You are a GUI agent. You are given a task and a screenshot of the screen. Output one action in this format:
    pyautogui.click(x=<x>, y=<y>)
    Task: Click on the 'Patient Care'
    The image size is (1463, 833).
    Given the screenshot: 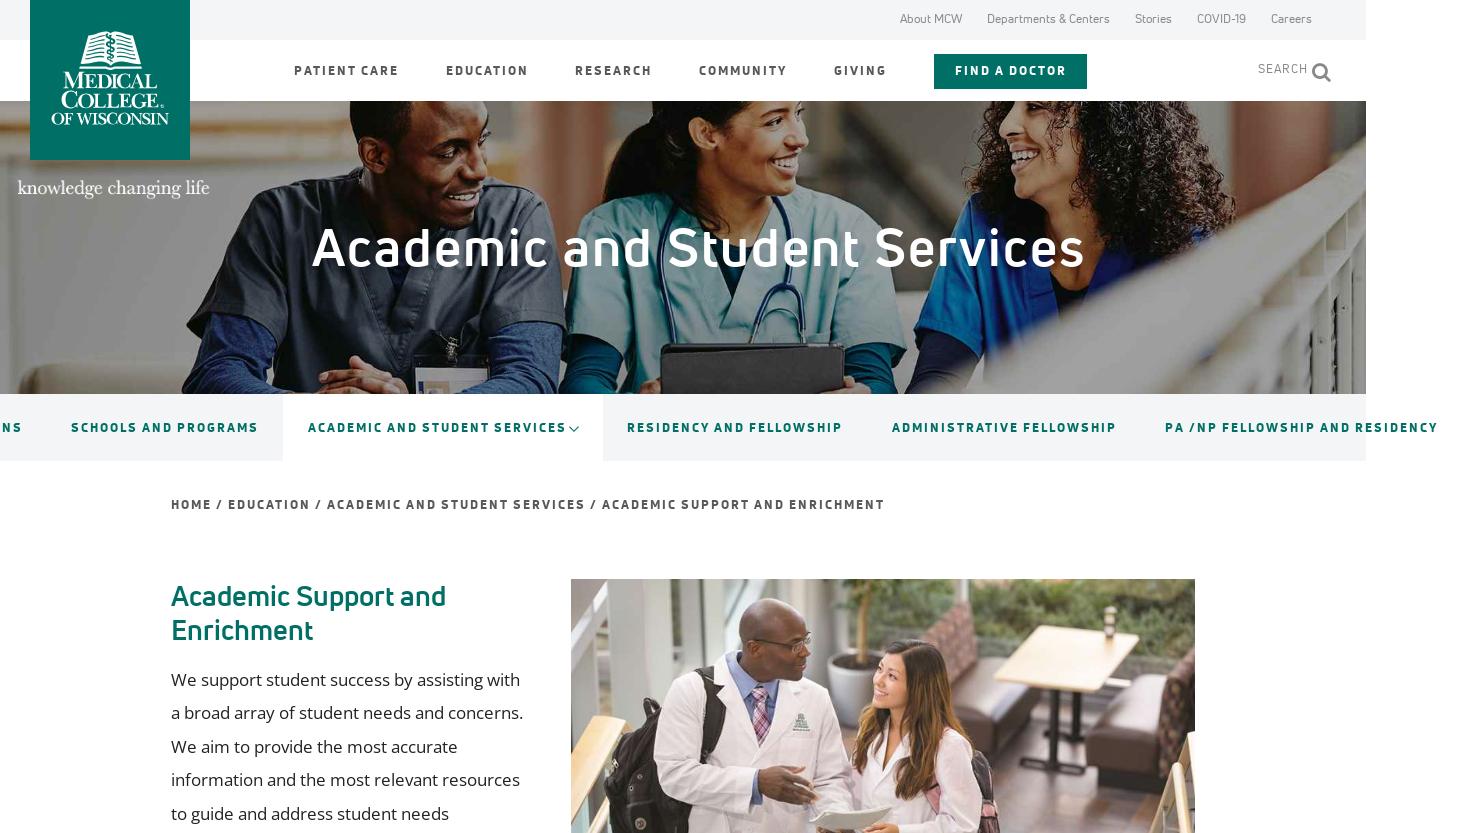 What is the action you would take?
    pyautogui.click(x=345, y=69)
    